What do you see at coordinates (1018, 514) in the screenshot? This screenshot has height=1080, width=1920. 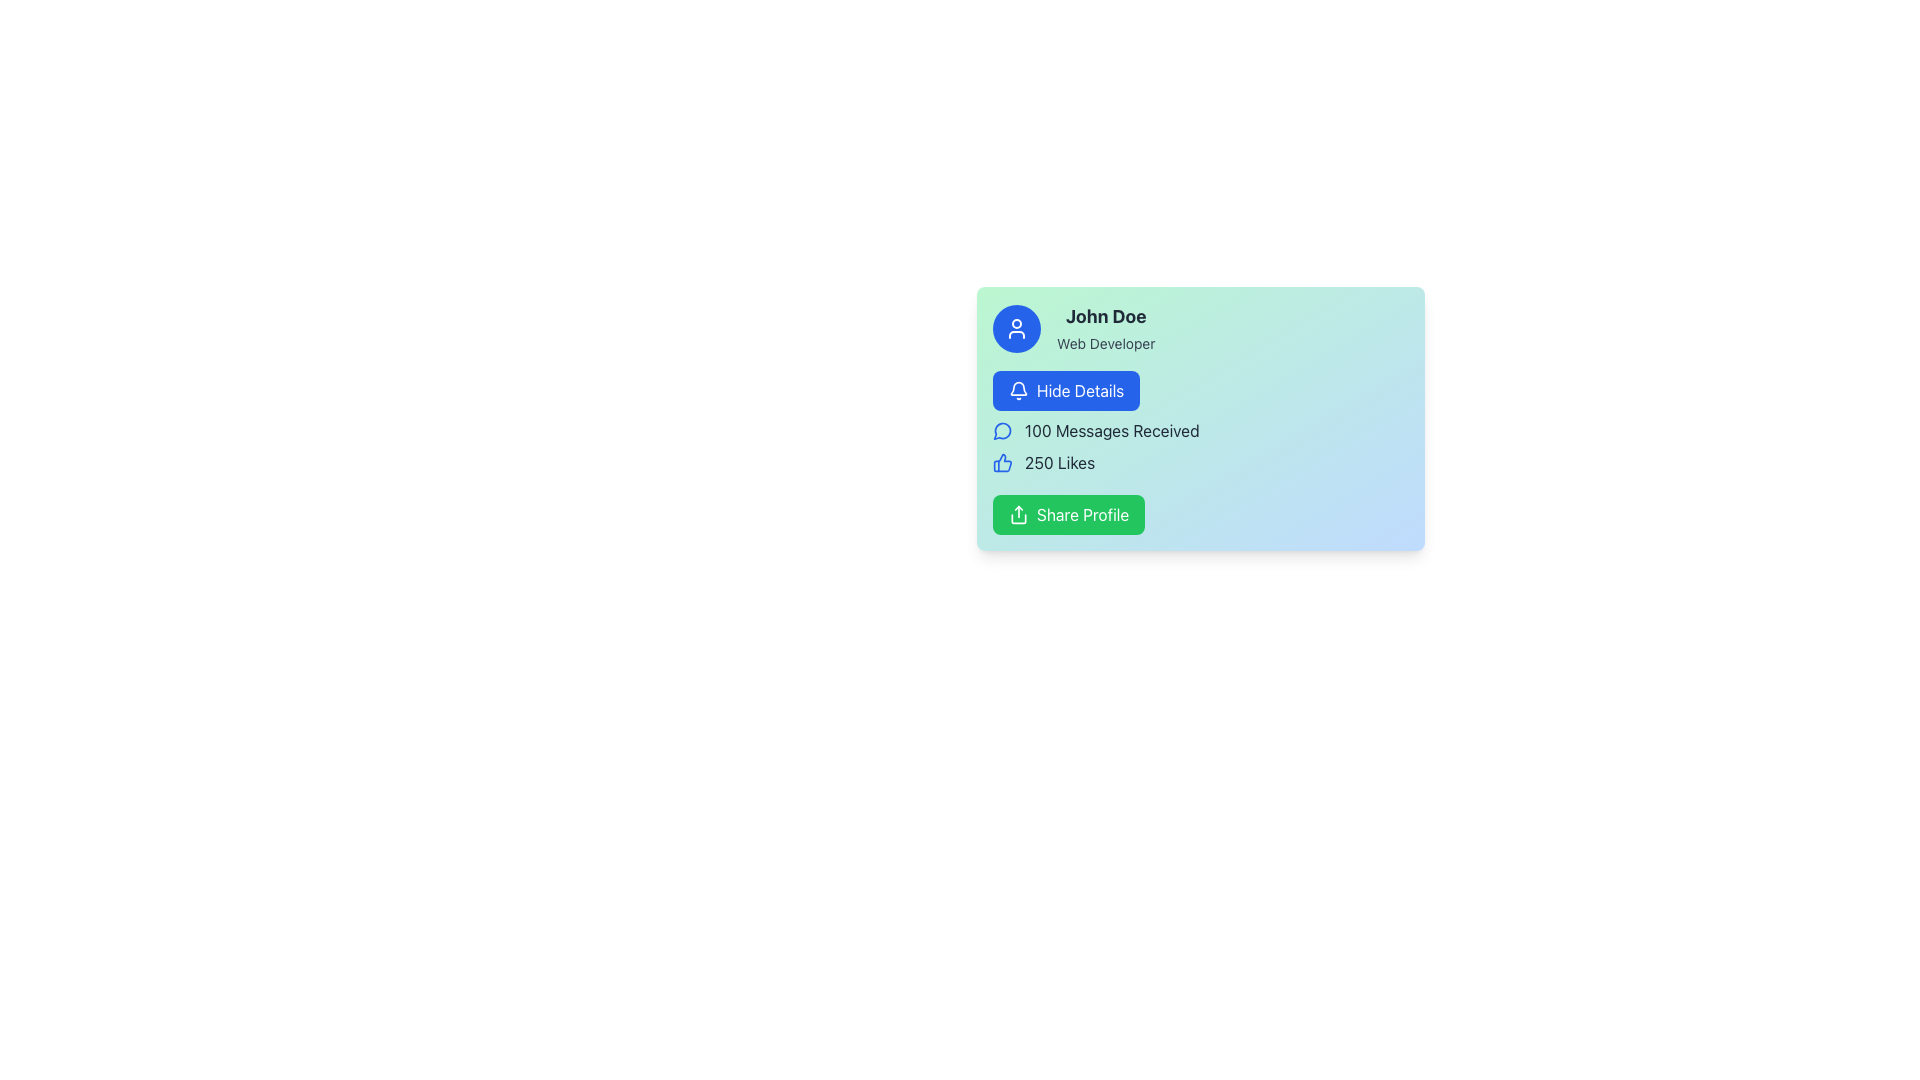 I see `the 'share' icon with a green background and white strokes, located within the 'Share Profile' button at the bottom-right corner of the user profile card` at bounding box center [1018, 514].